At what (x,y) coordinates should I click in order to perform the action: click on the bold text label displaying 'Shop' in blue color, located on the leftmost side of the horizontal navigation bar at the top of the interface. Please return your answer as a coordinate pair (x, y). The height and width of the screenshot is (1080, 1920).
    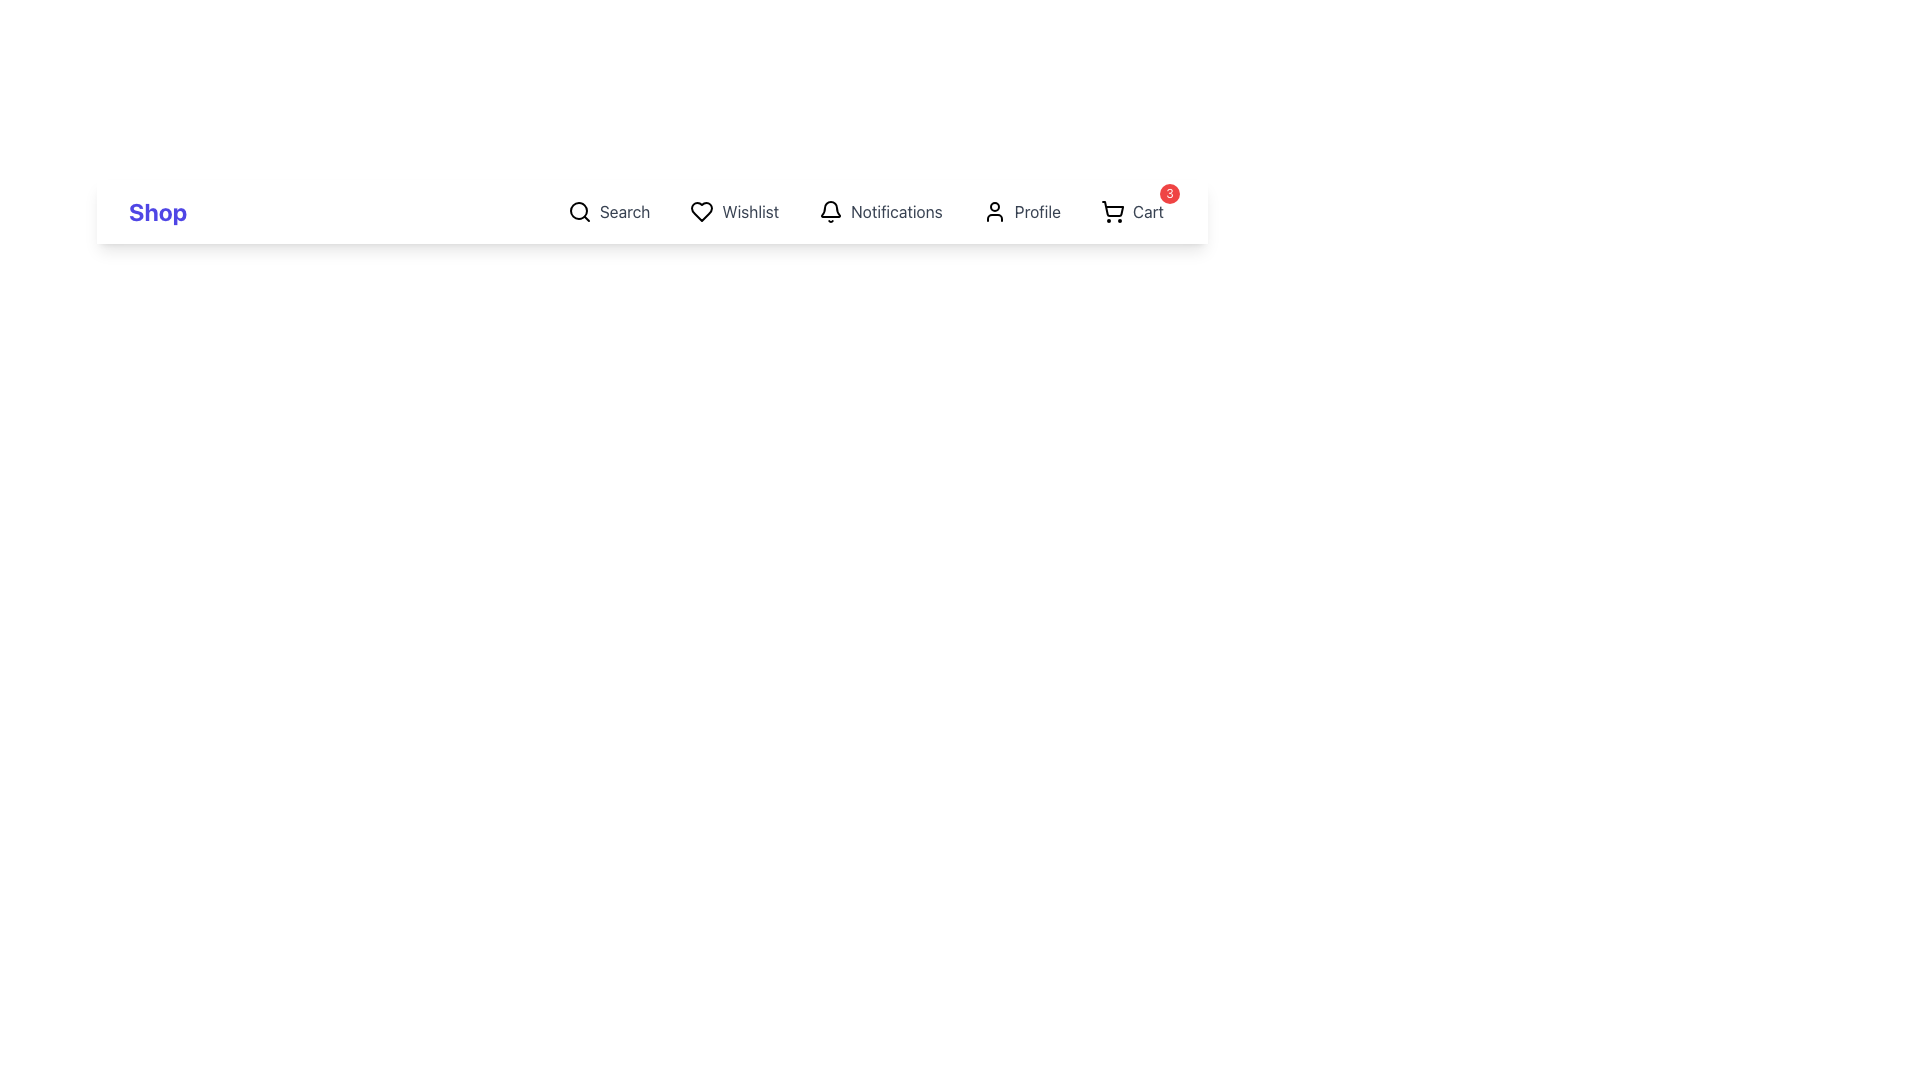
    Looking at the image, I should click on (157, 212).